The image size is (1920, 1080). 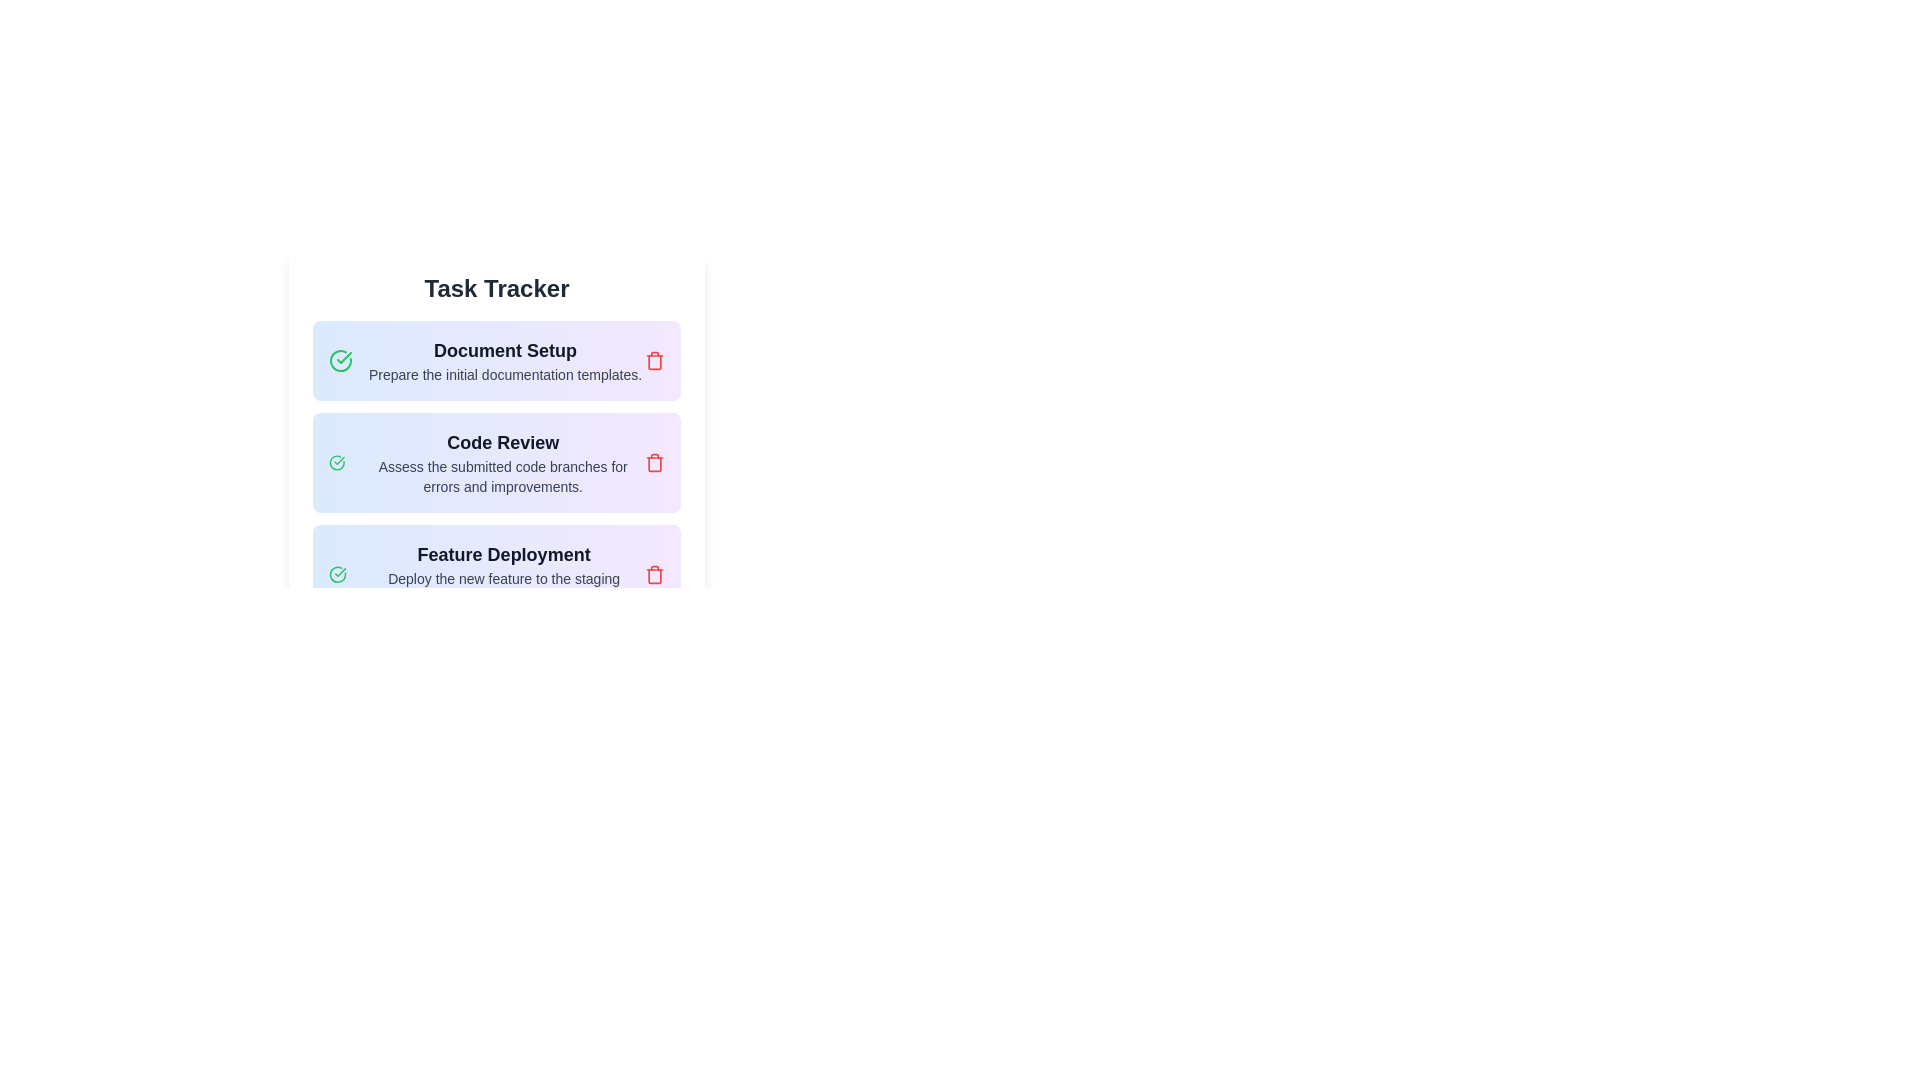 I want to click on the title text of the second task item in the 'Task Tracker' card block, which serves as a concise label for the task described below, so click(x=503, y=442).